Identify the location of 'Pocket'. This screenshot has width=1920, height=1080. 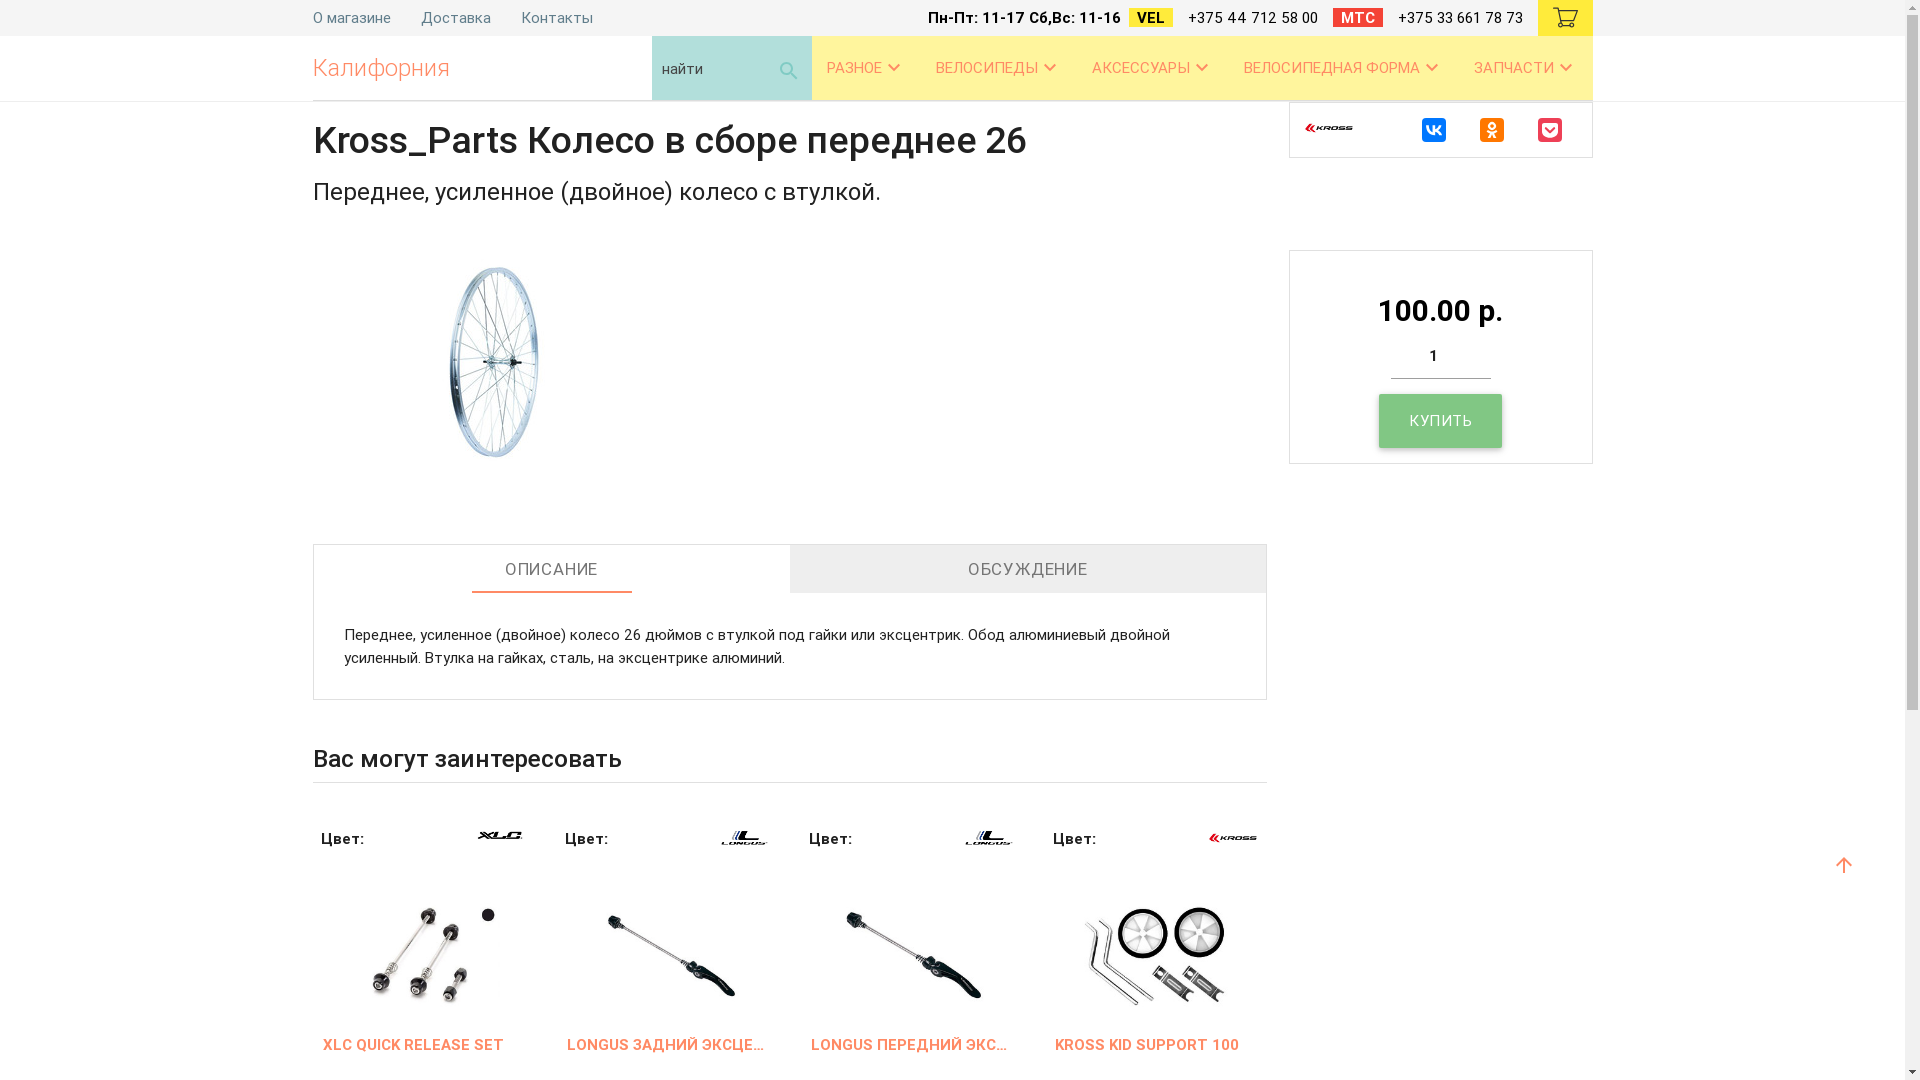
(1549, 130).